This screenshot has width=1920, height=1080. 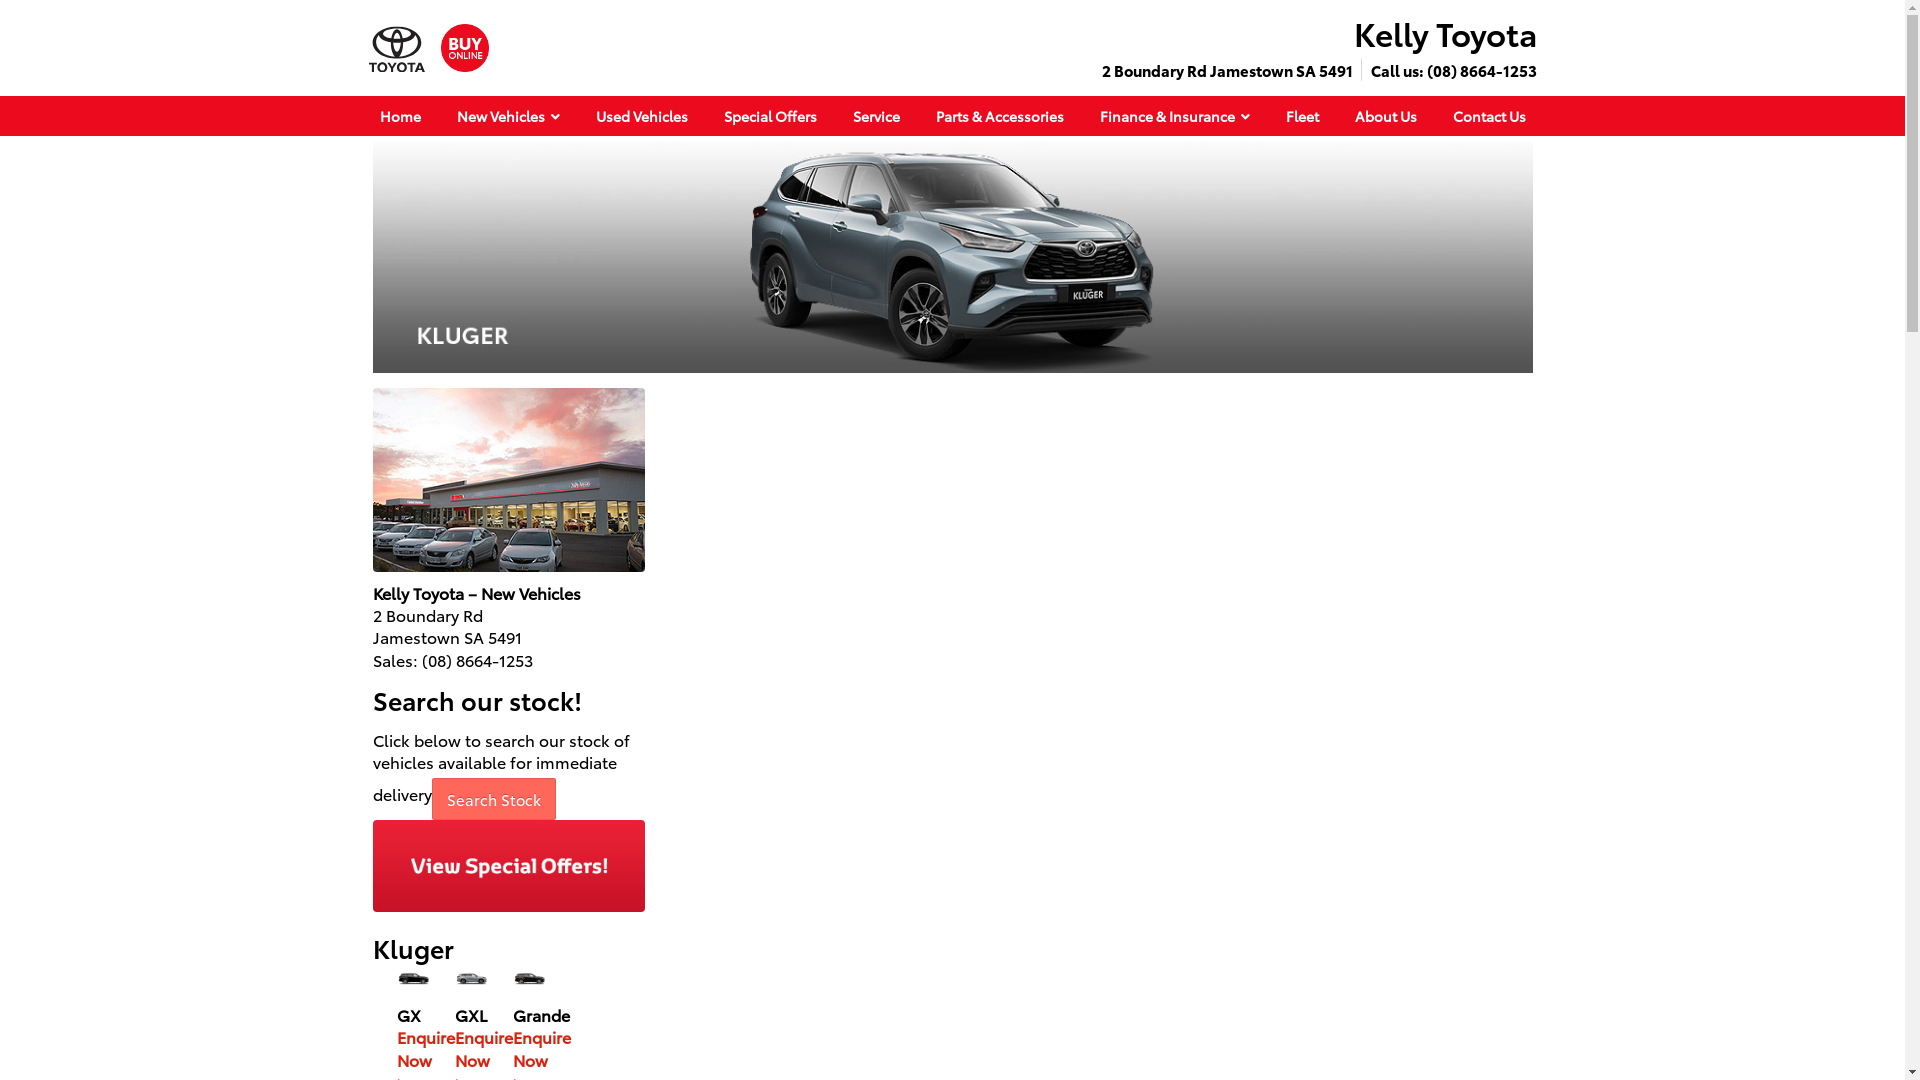 I want to click on '(08) 8664-1253', so click(x=1481, y=68).